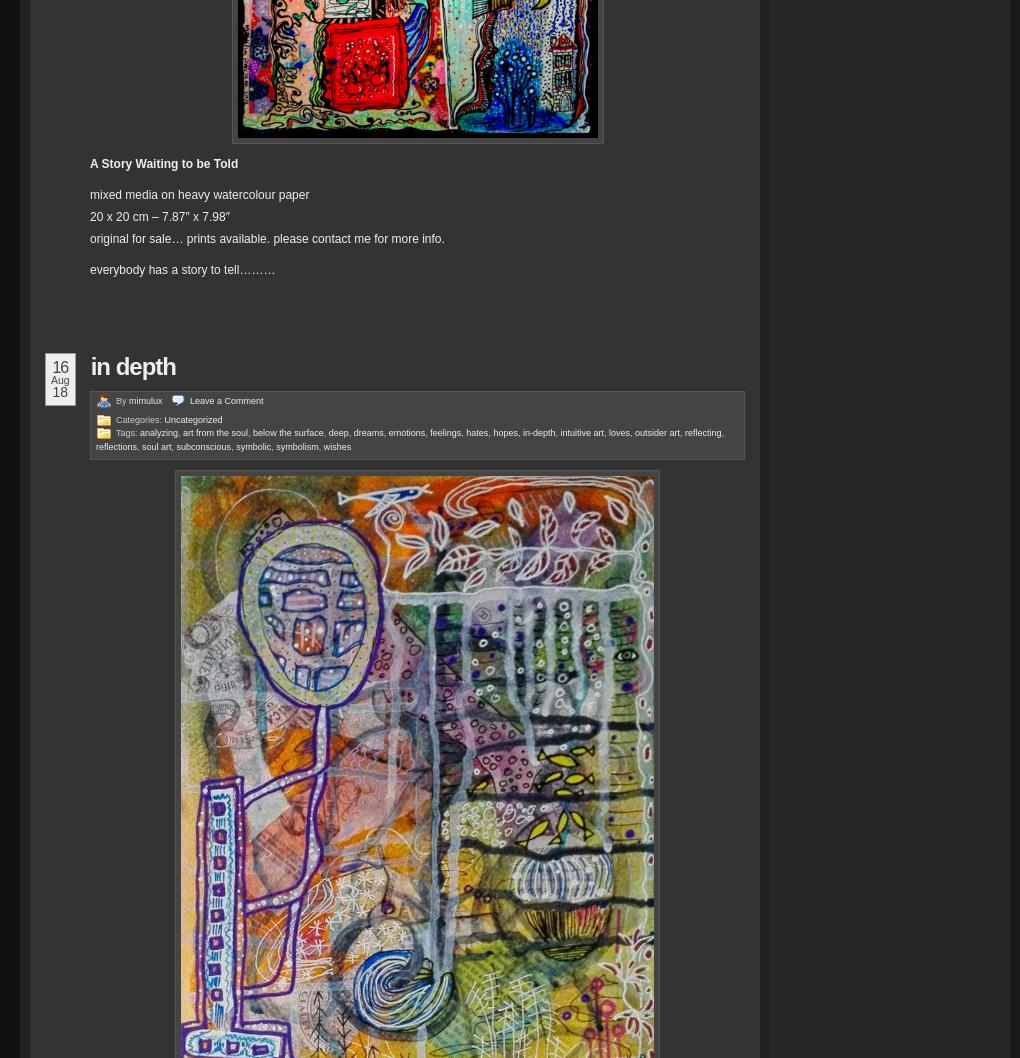 This screenshot has width=1020, height=1058. What do you see at coordinates (140, 418) in the screenshot?
I see `'Categories:'` at bounding box center [140, 418].